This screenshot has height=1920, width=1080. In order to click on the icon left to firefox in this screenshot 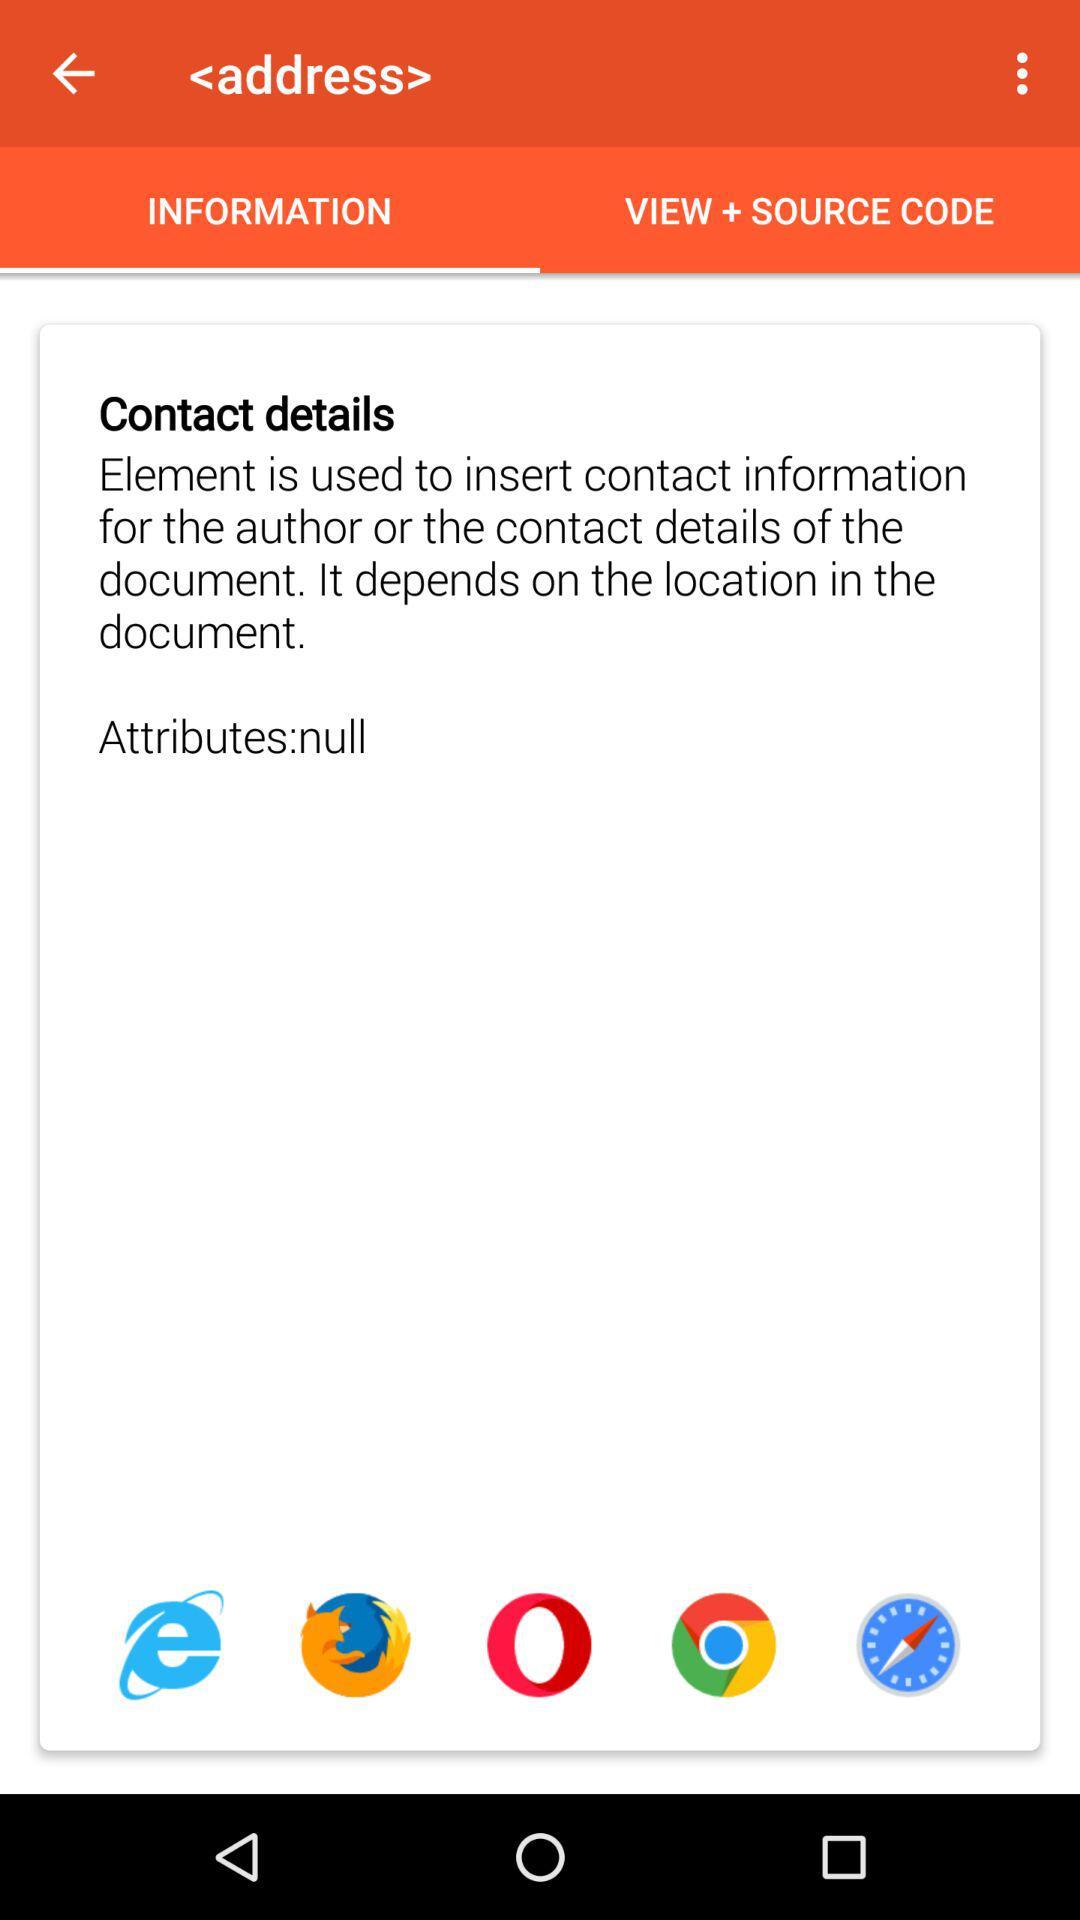, I will do `click(170, 1645)`.